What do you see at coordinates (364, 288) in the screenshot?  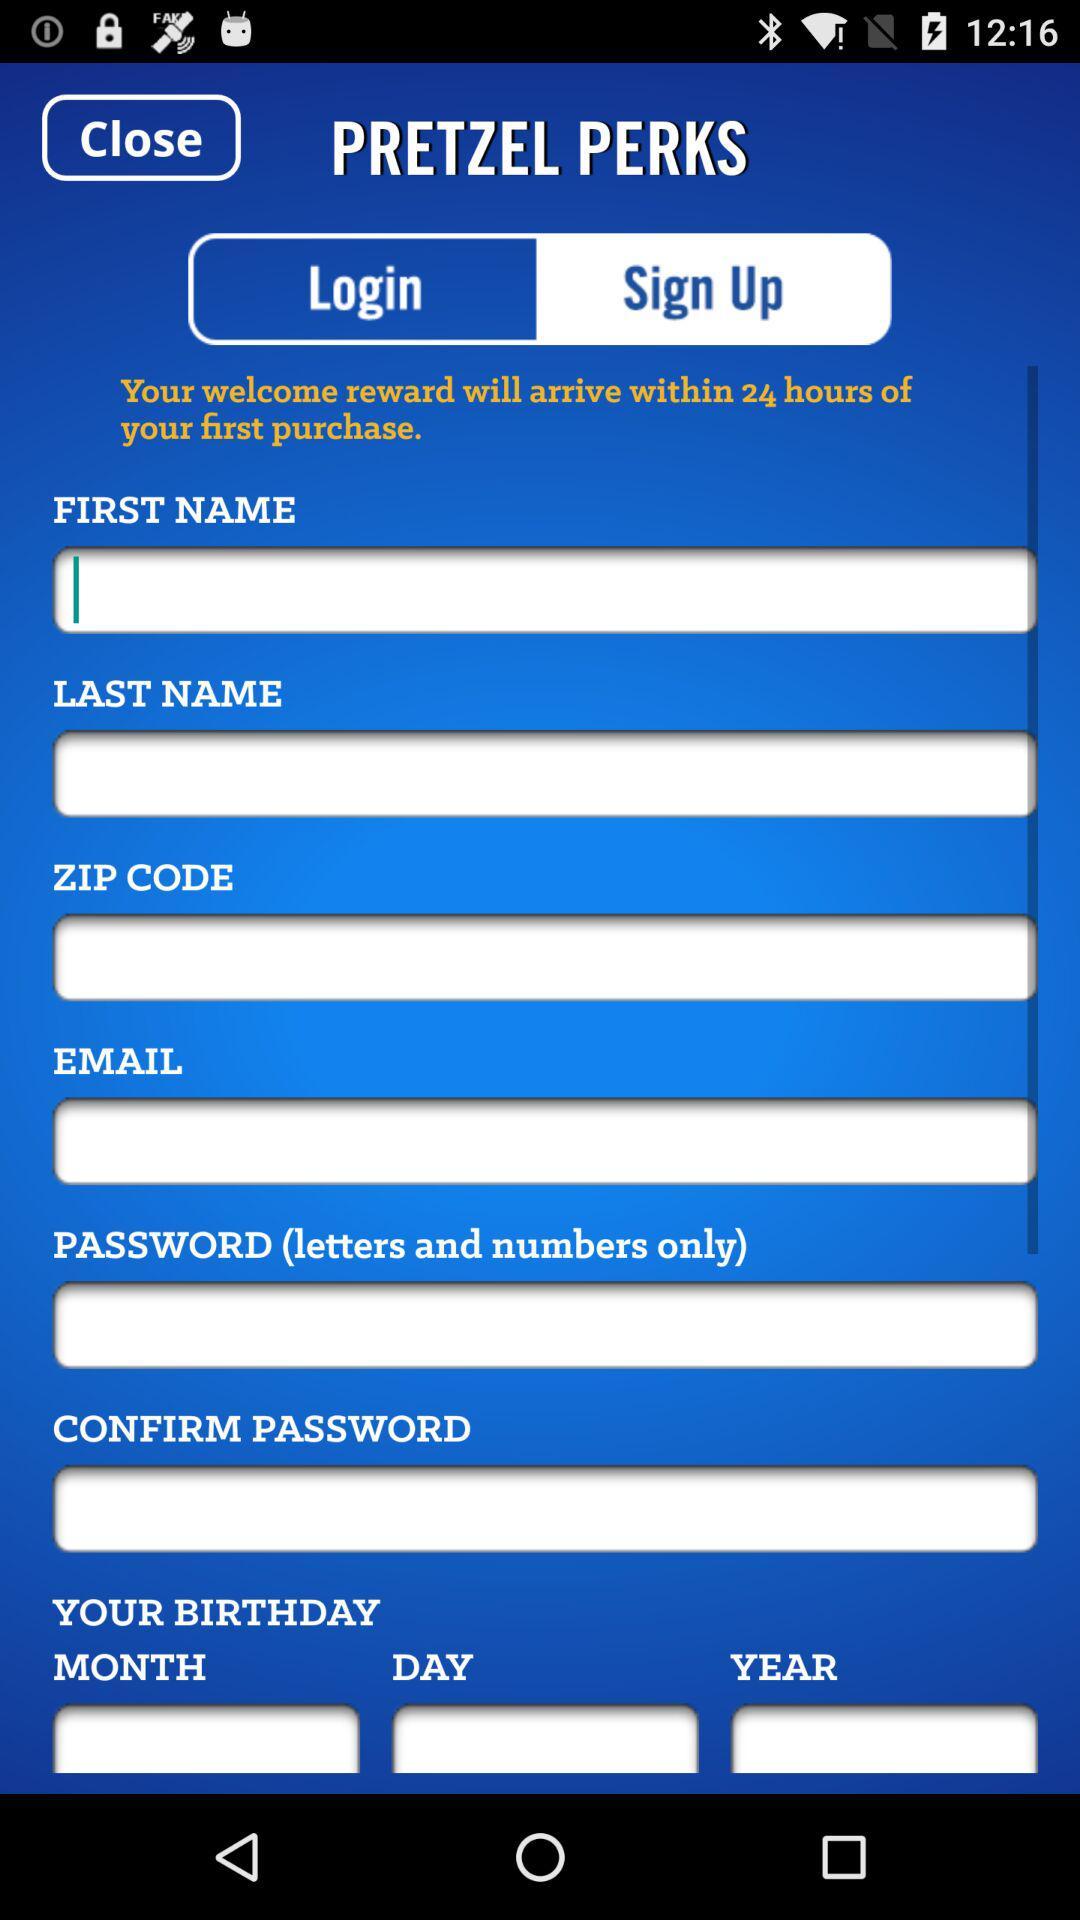 I see `login button` at bounding box center [364, 288].